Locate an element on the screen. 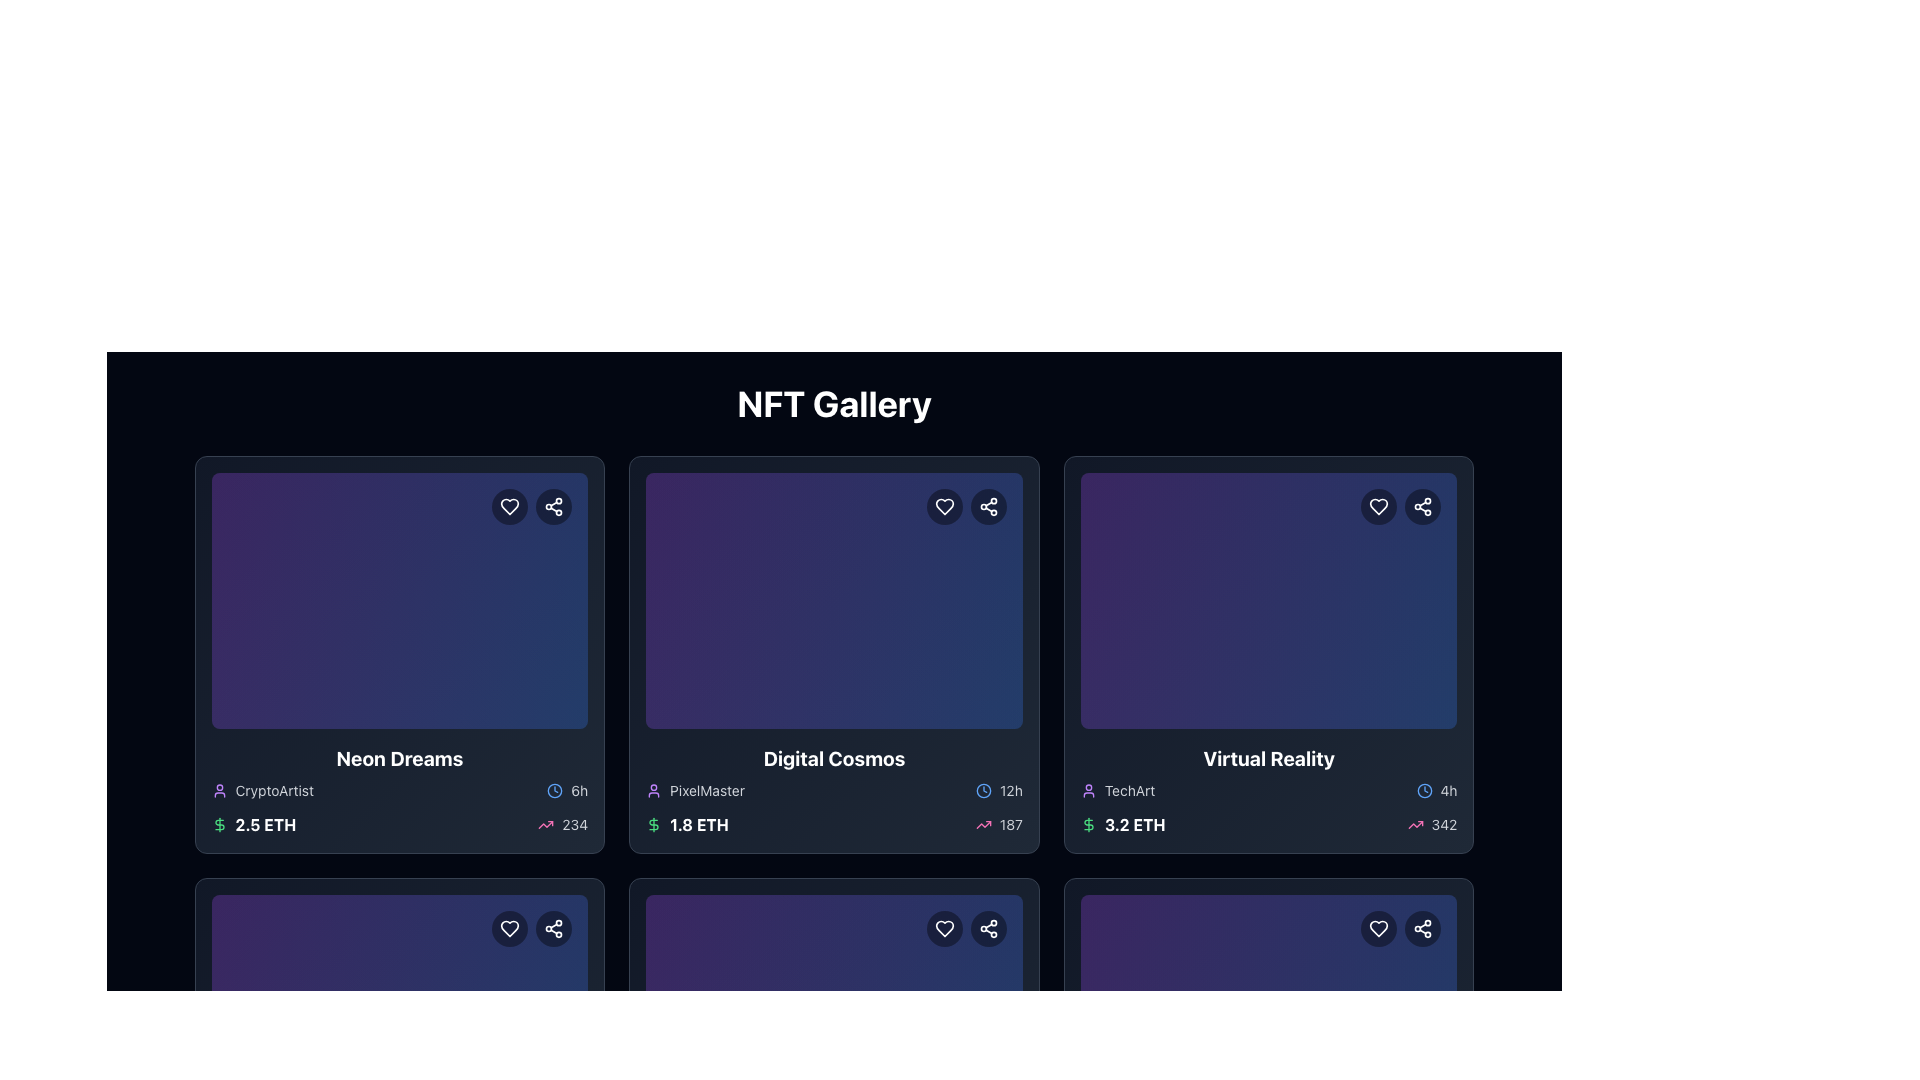 The image size is (1920, 1080). text that serves as a title or label for the content related to 'Virtual Reality', located at the bottom center of the third card in a row is located at coordinates (1268, 759).